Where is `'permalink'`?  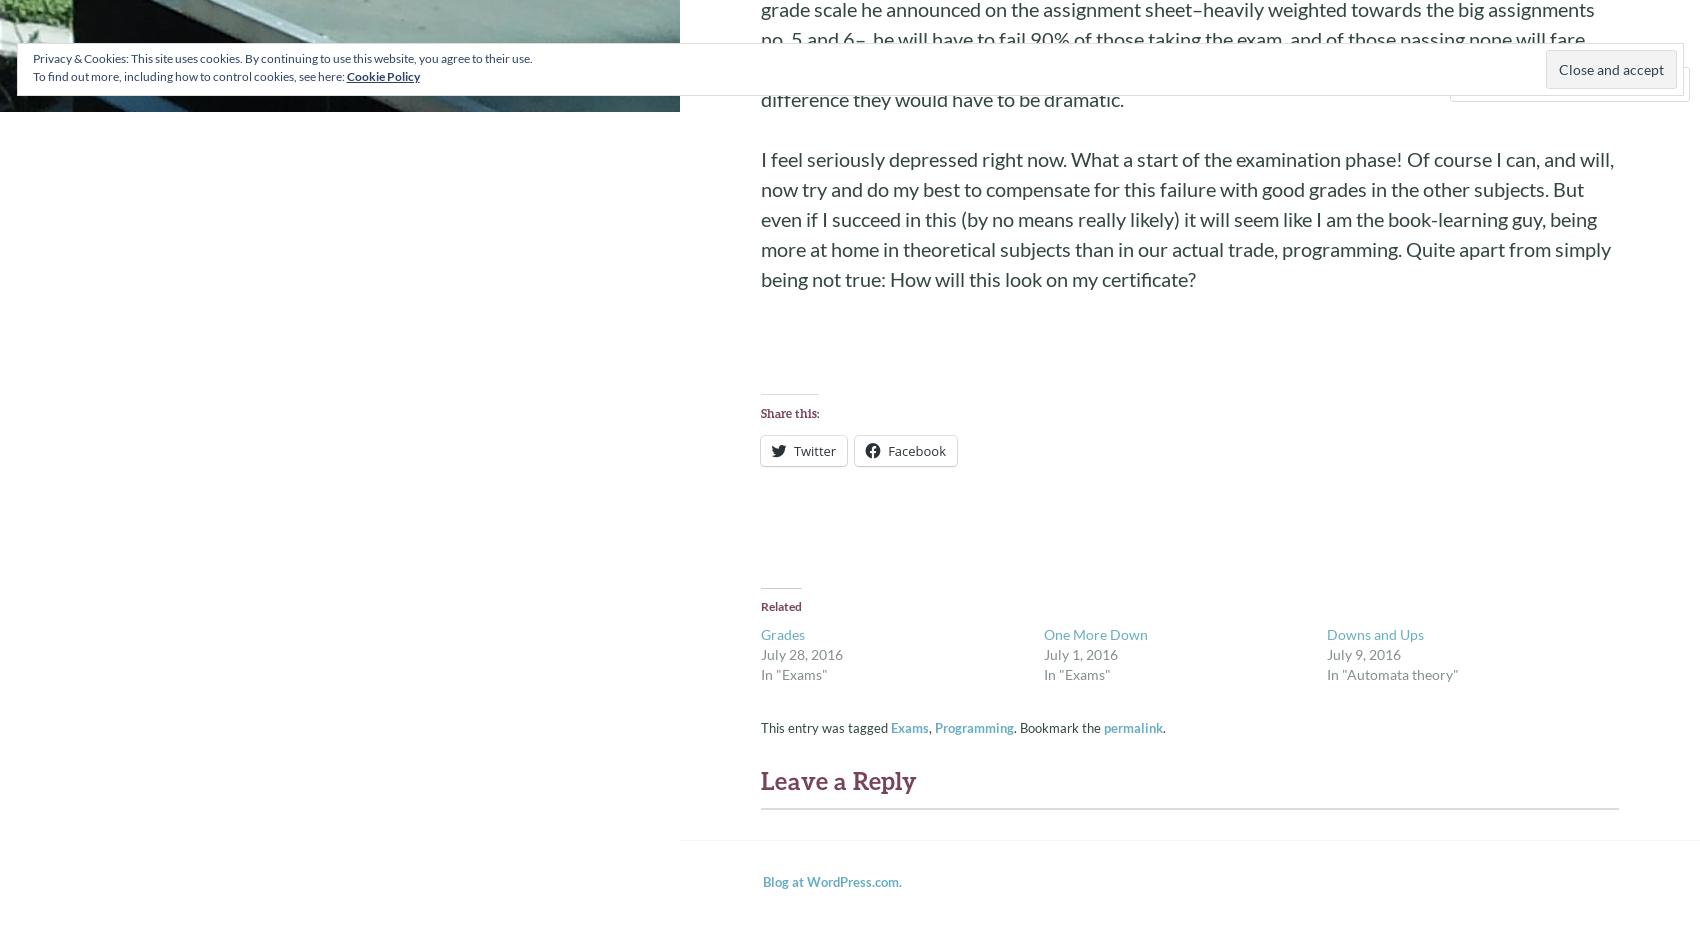
'permalink' is located at coordinates (1133, 728).